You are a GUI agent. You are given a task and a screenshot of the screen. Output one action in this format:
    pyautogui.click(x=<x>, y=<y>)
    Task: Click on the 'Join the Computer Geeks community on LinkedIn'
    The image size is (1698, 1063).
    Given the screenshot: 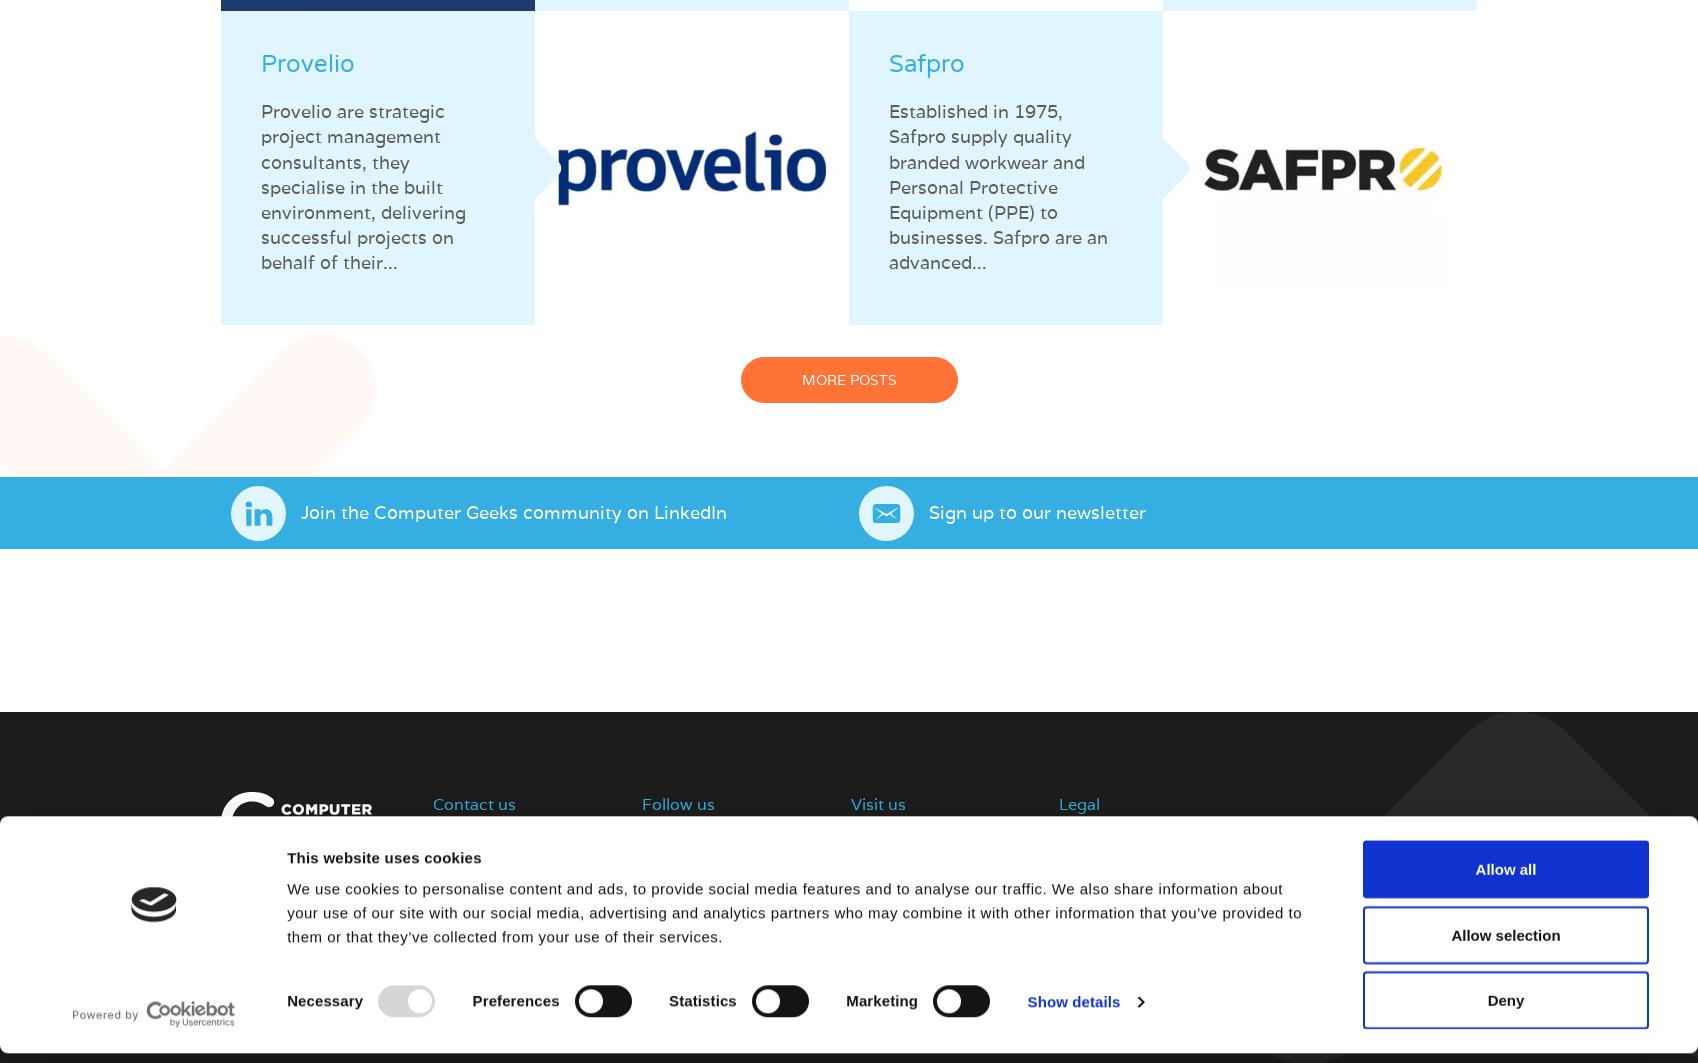 What is the action you would take?
    pyautogui.click(x=513, y=512)
    